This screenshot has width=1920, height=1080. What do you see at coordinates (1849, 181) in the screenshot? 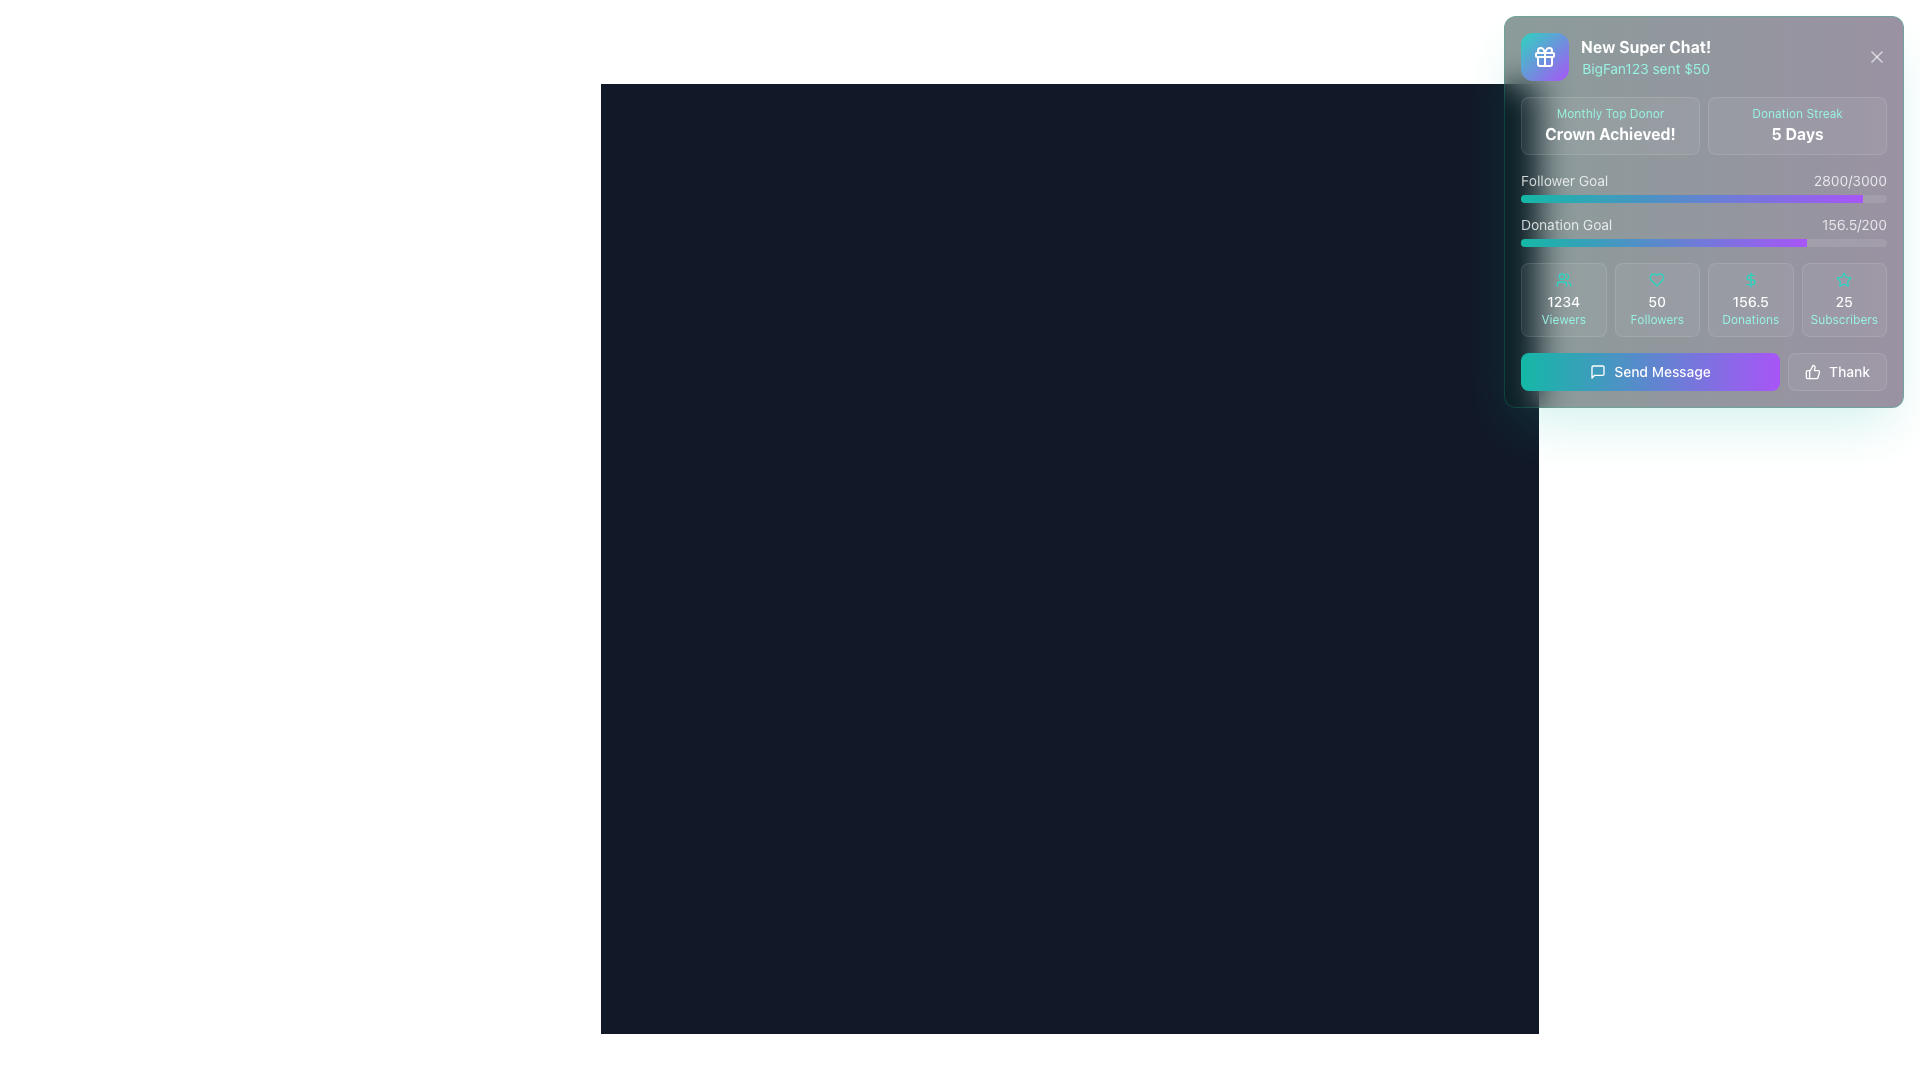
I see `the 'Follower Goal' text display` at bounding box center [1849, 181].